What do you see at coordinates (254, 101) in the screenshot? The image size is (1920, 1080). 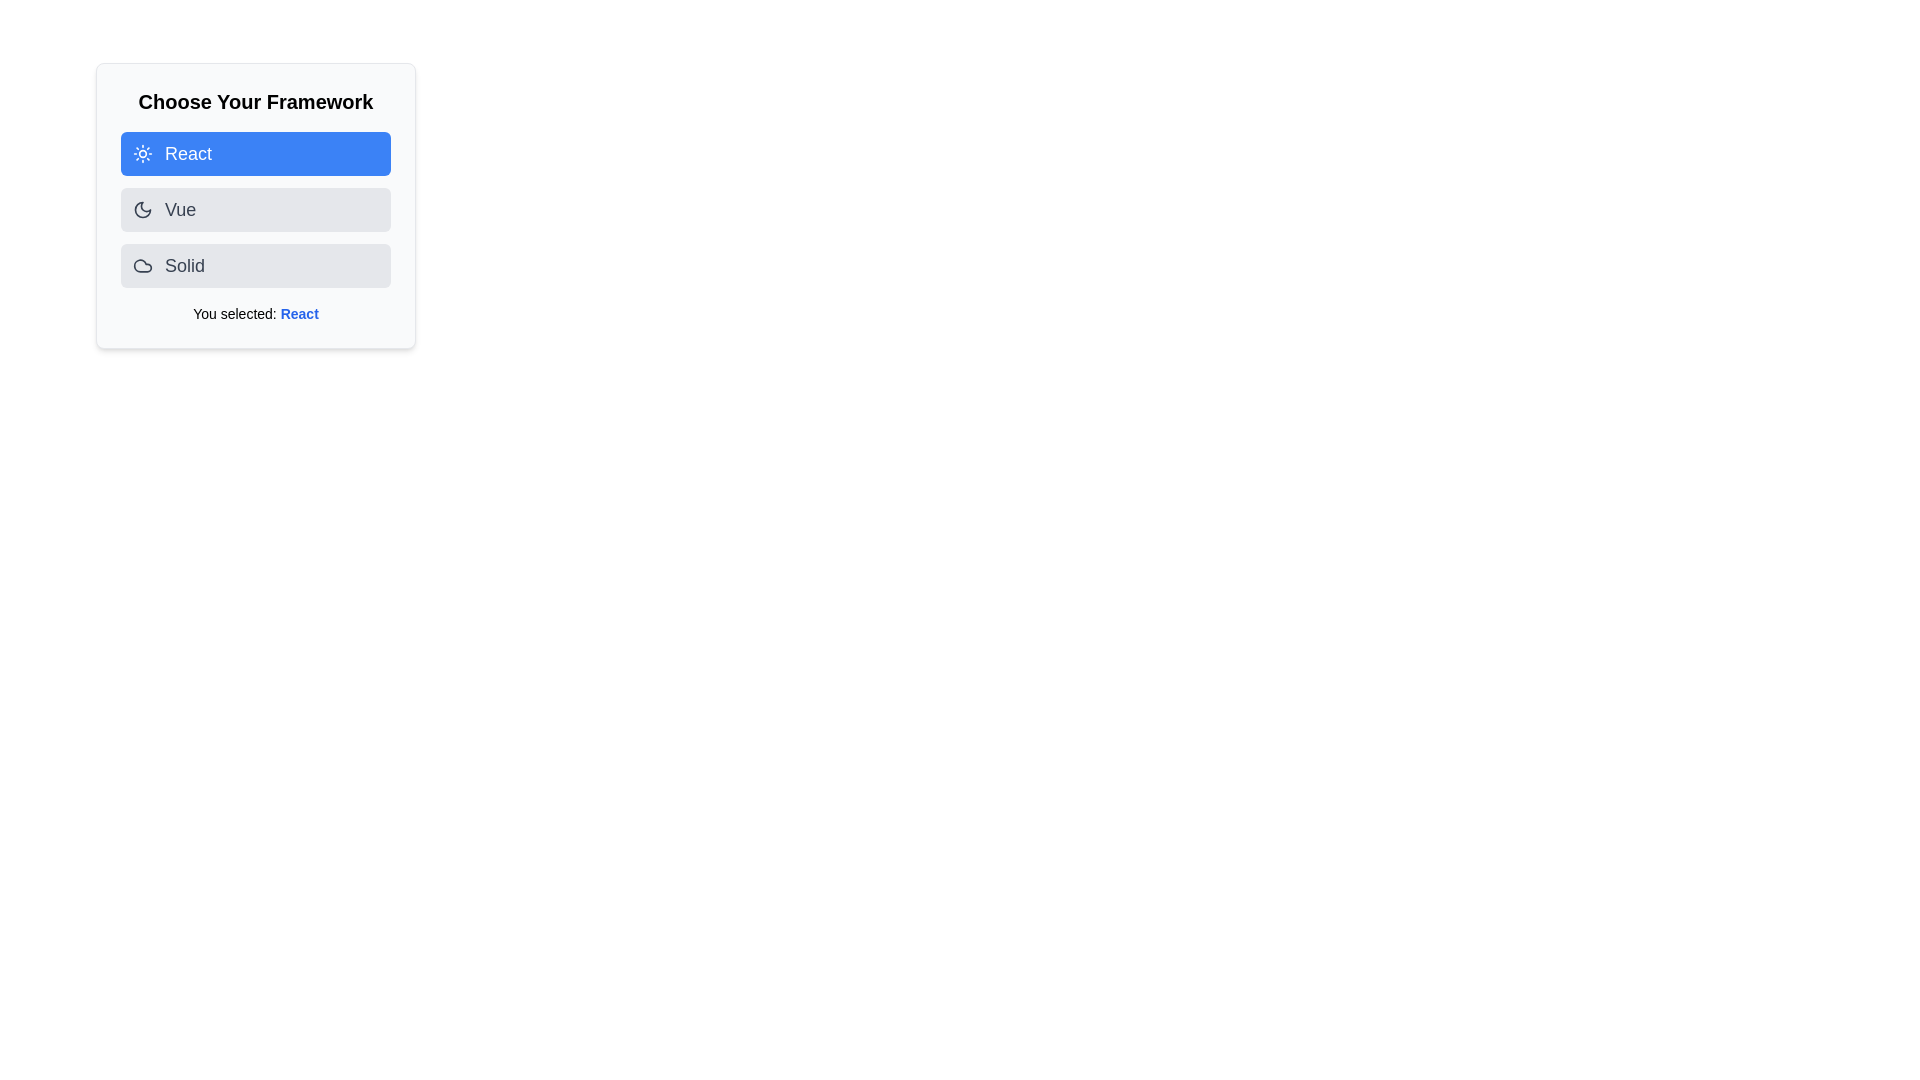 I see `the title text labeled 'Choose Your Framework', which is positioned at the top section of a card-like component` at bounding box center [254, 101].